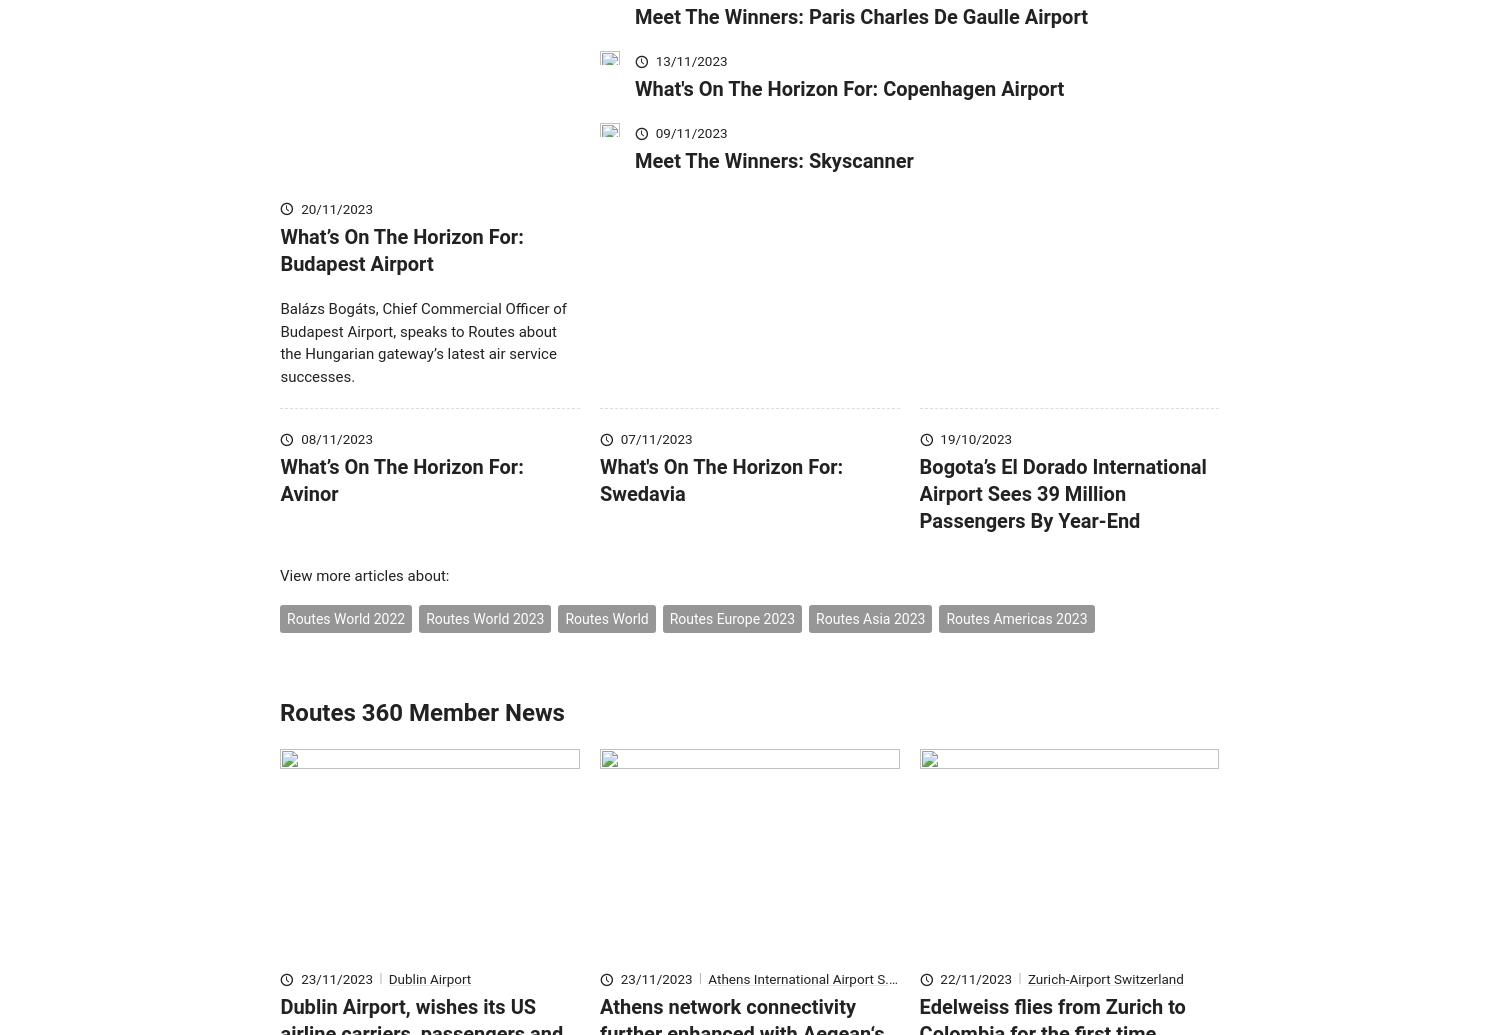 This screenshot has width=1500, height=1035. Describe the element at coordinates (720, 510) in the screenshot. I see `'What's On The Horizon For: Swedavia'` at that location.